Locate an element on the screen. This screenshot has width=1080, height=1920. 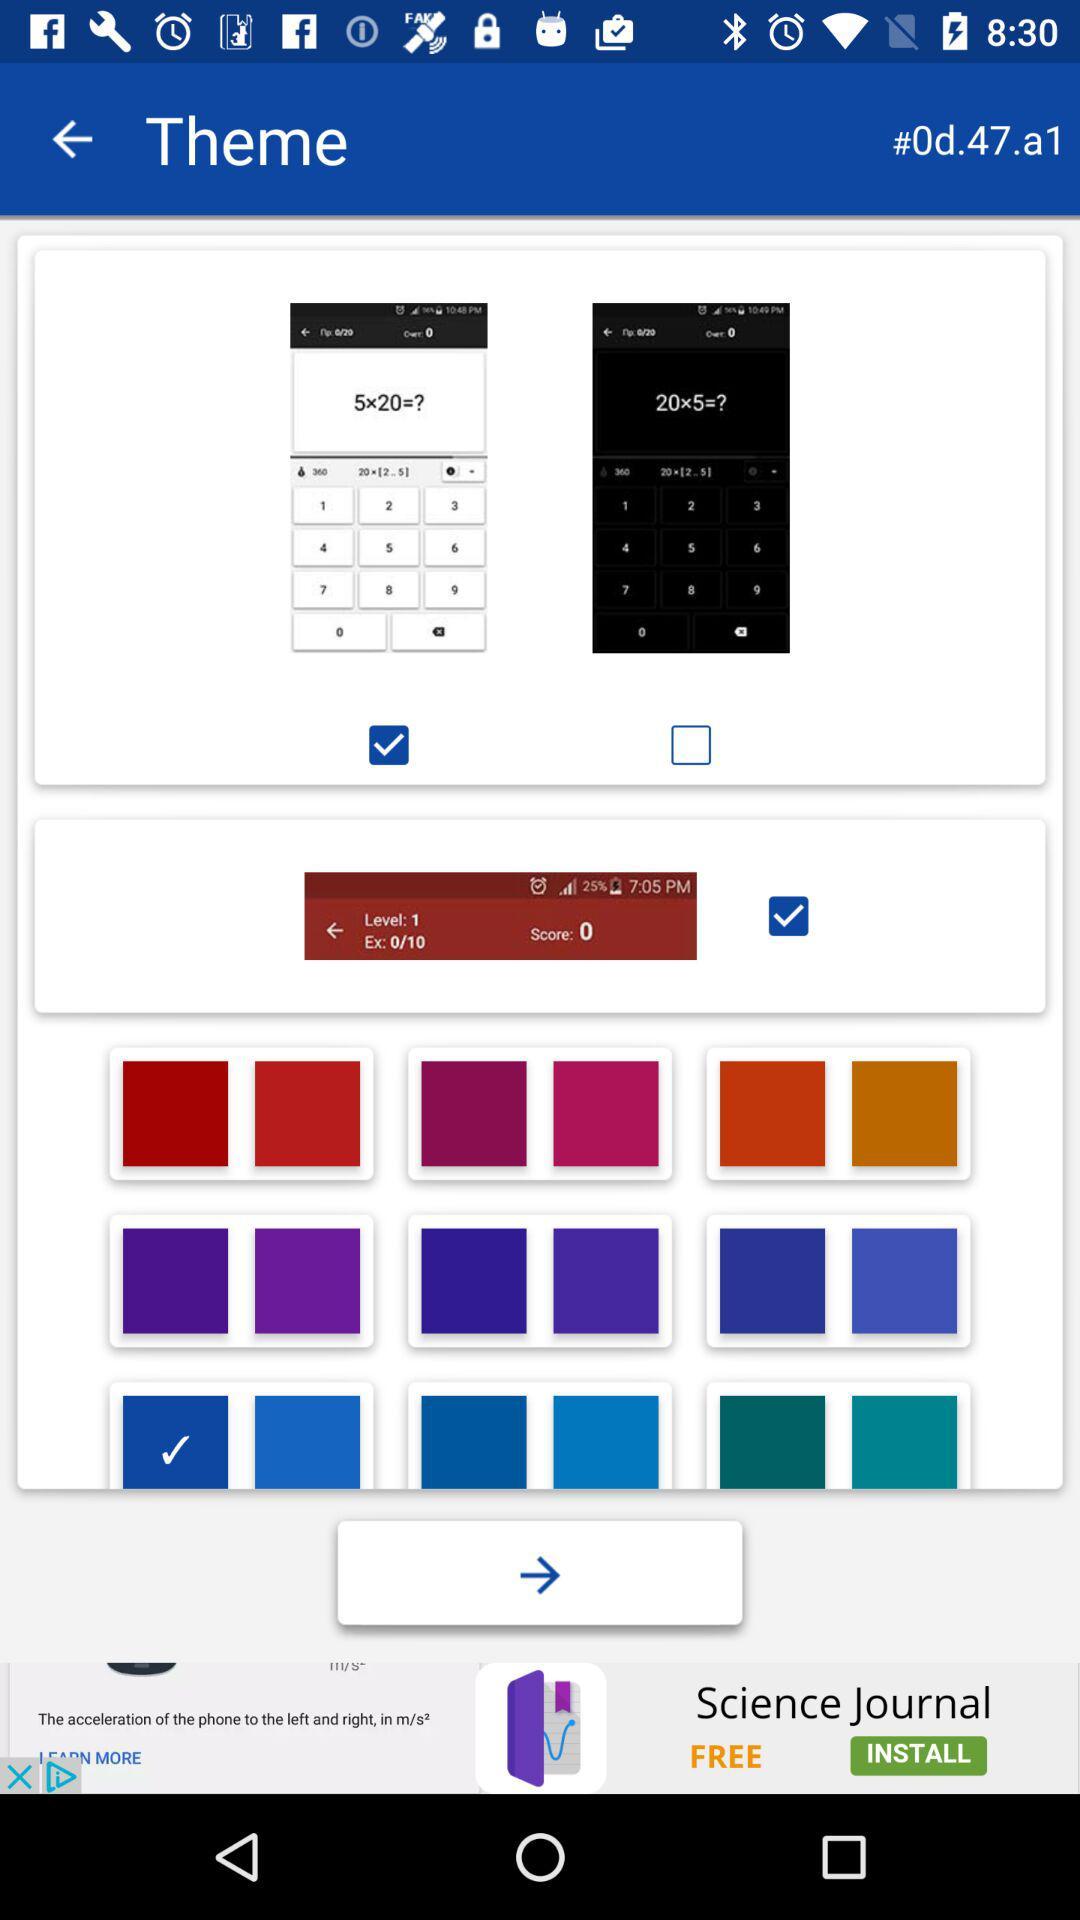
to select particular shade of color for theme is located at coordinates (174, 1281).